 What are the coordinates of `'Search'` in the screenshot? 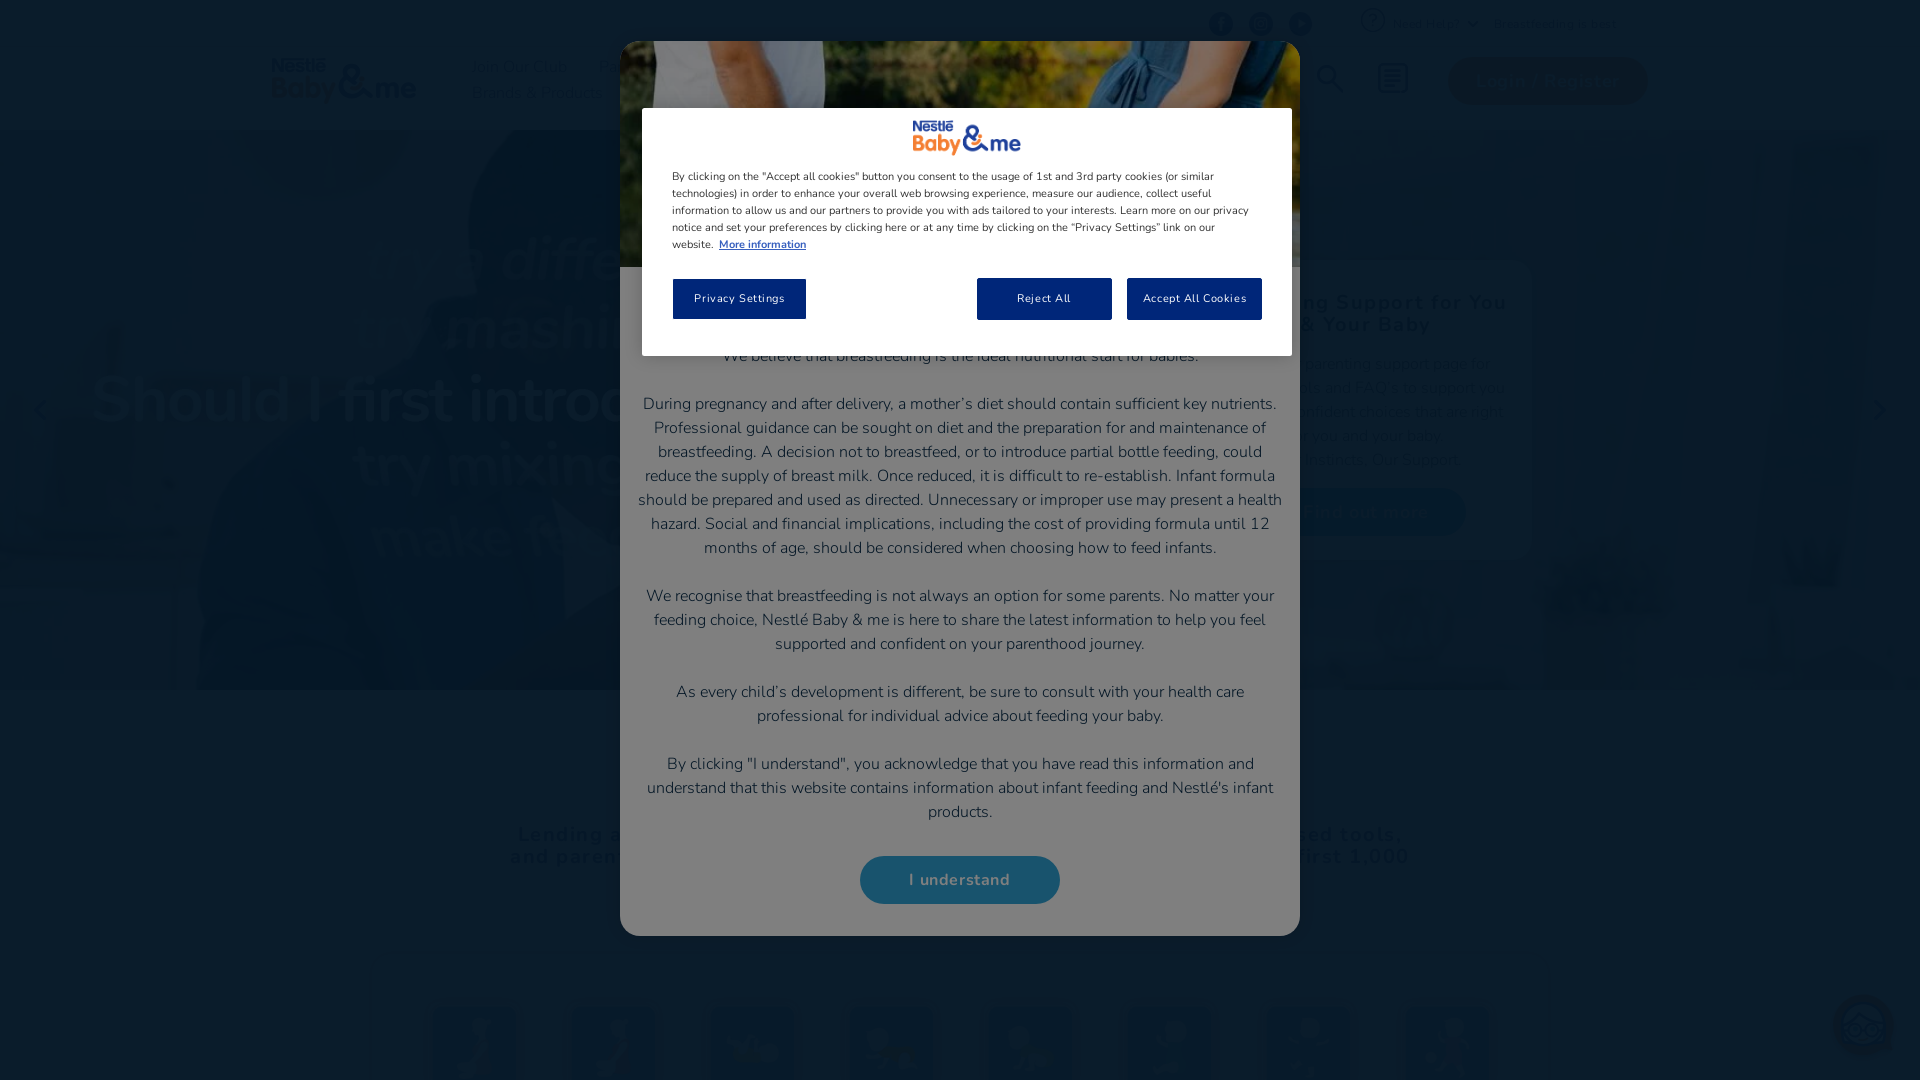 It's located at (1459, 150).